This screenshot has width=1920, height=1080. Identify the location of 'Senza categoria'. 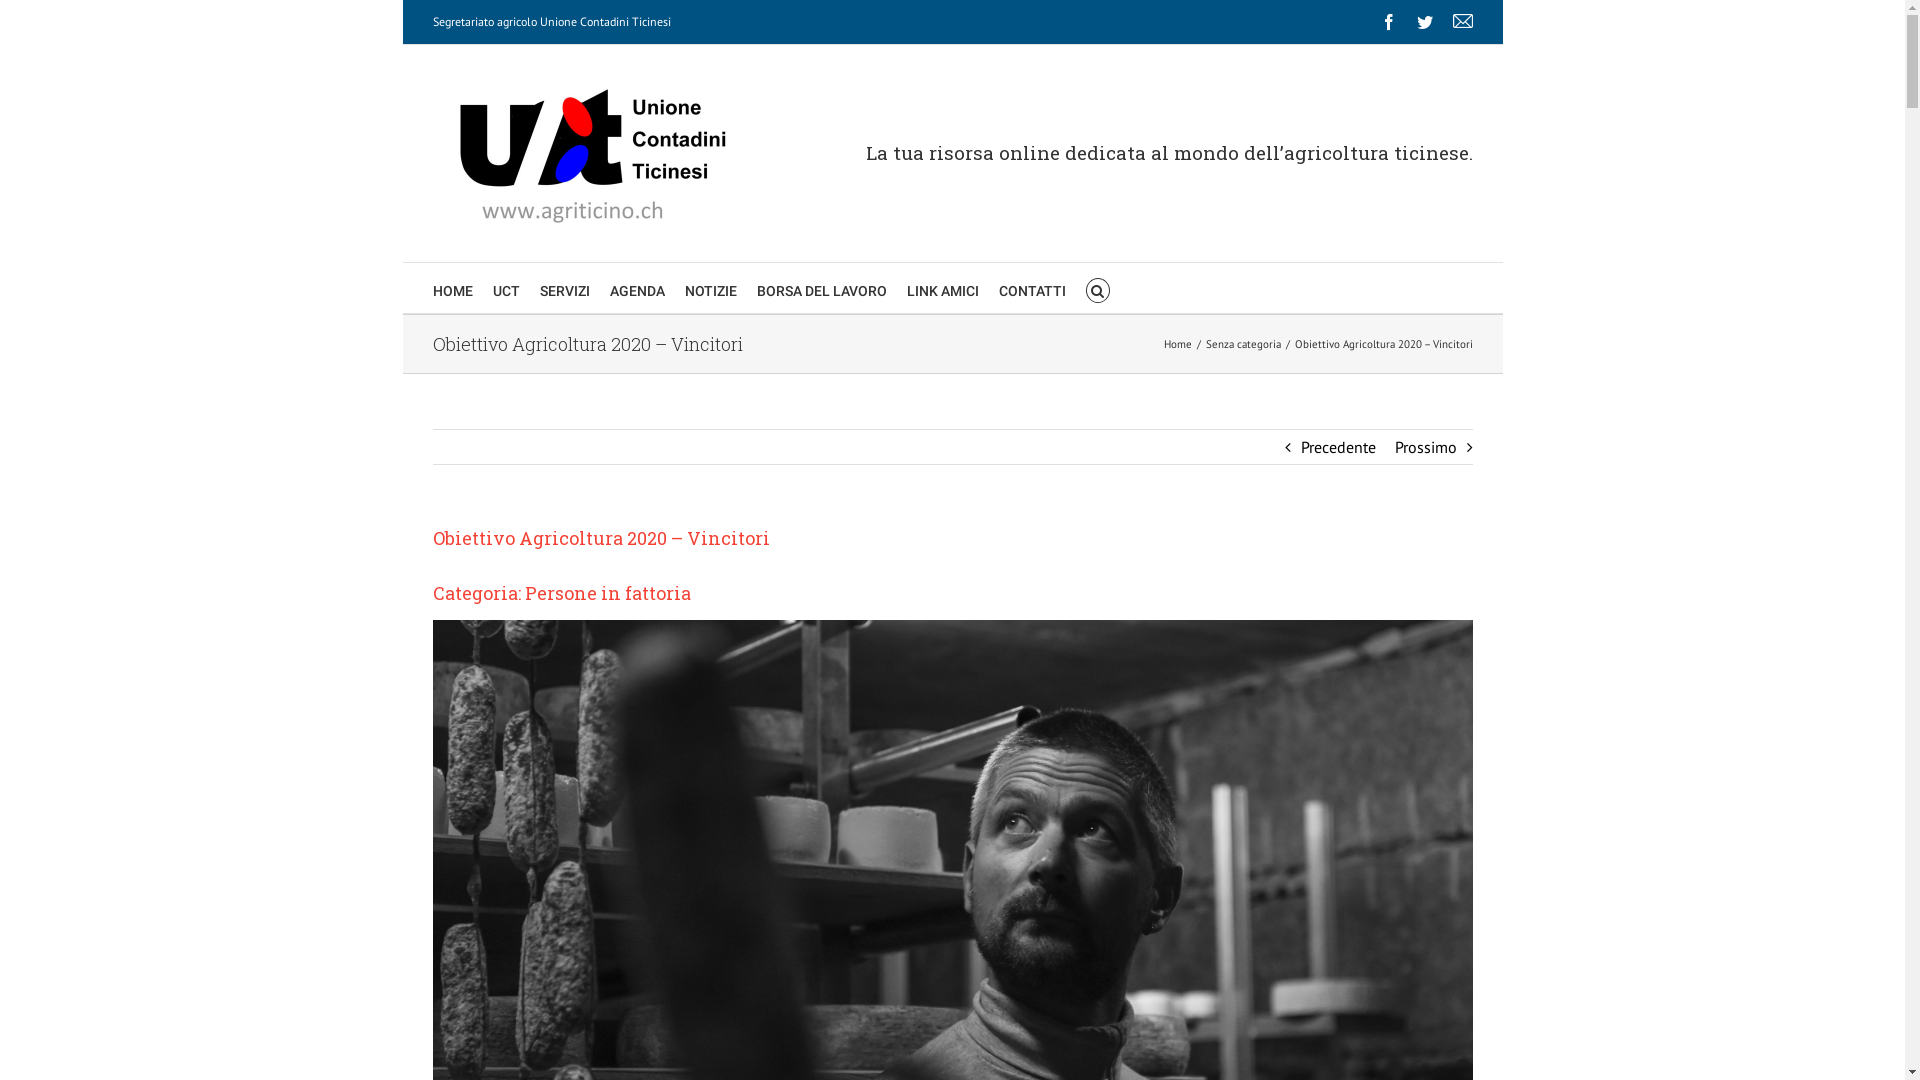
(1242, 342).